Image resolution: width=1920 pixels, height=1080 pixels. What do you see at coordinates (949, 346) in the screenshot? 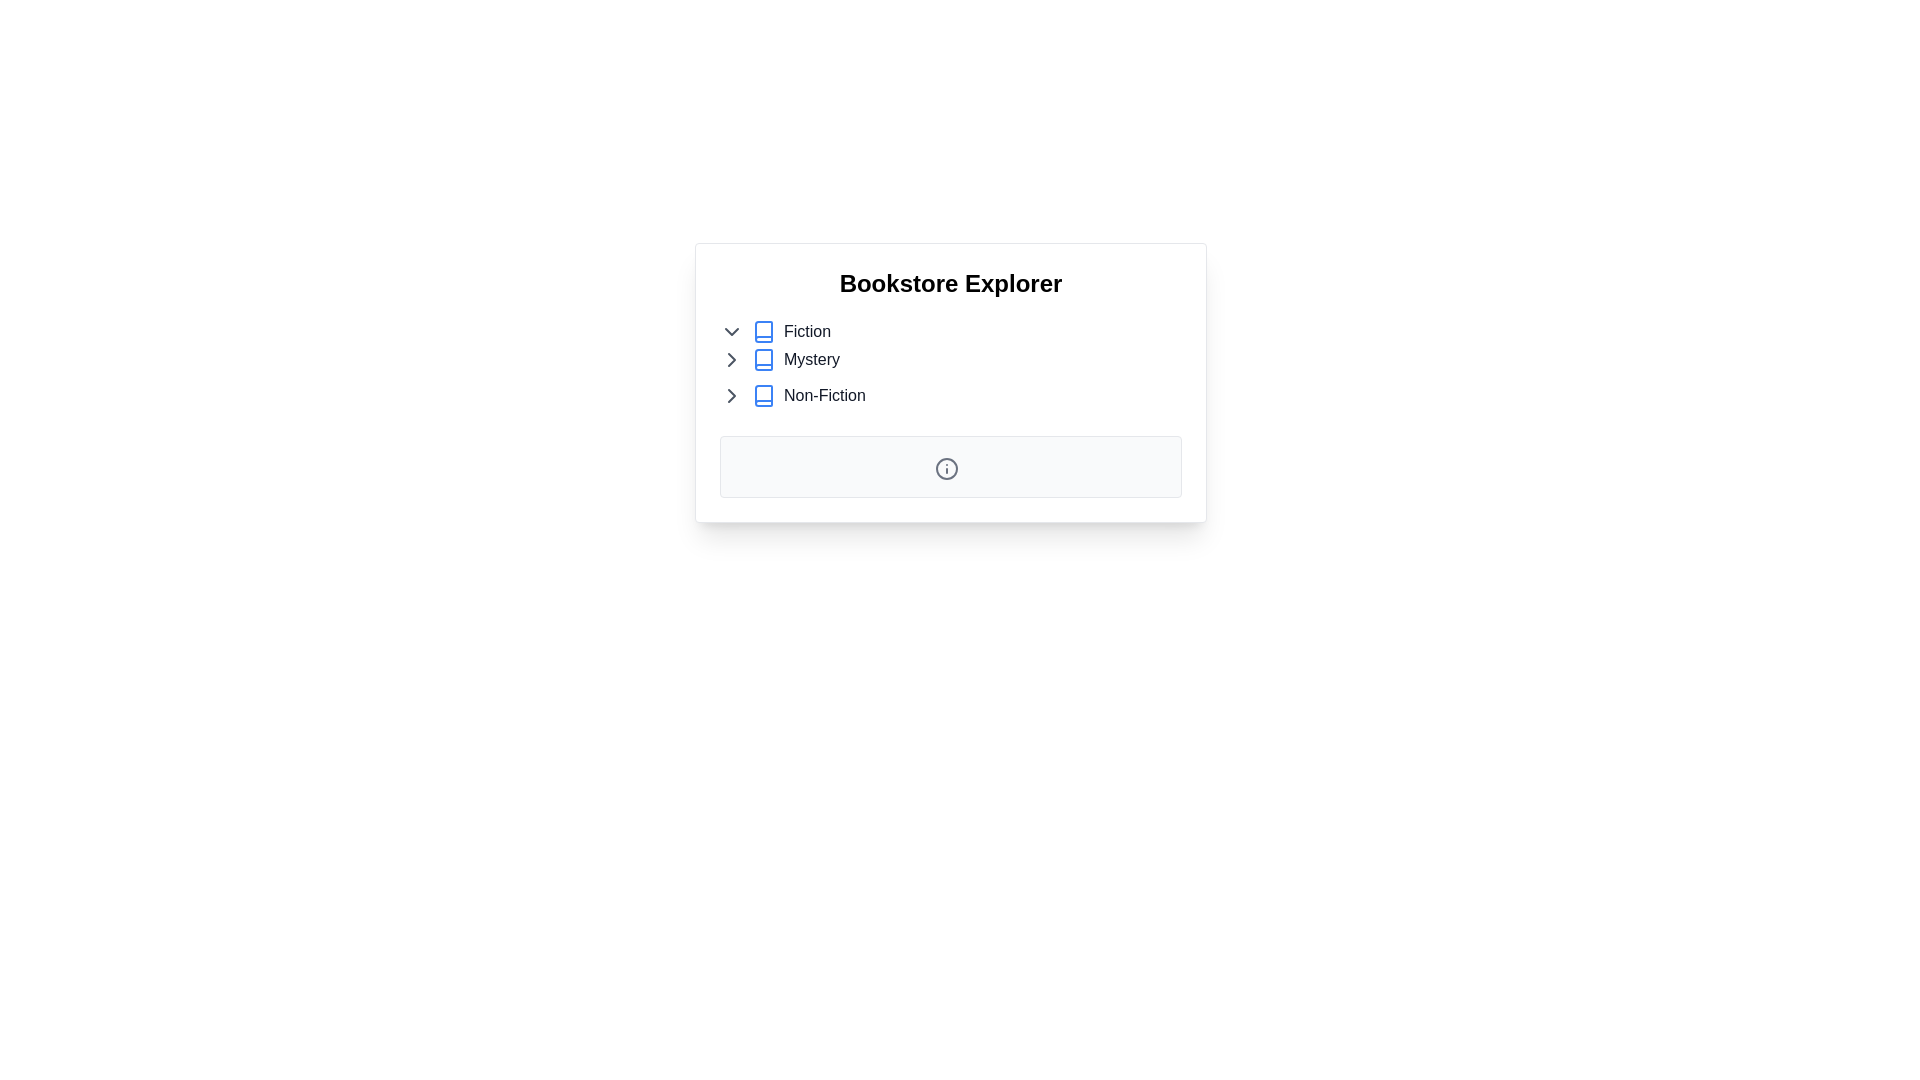
I see `the List Section titled 'Bookstore Explorer'` at bounding box center [949, 346].